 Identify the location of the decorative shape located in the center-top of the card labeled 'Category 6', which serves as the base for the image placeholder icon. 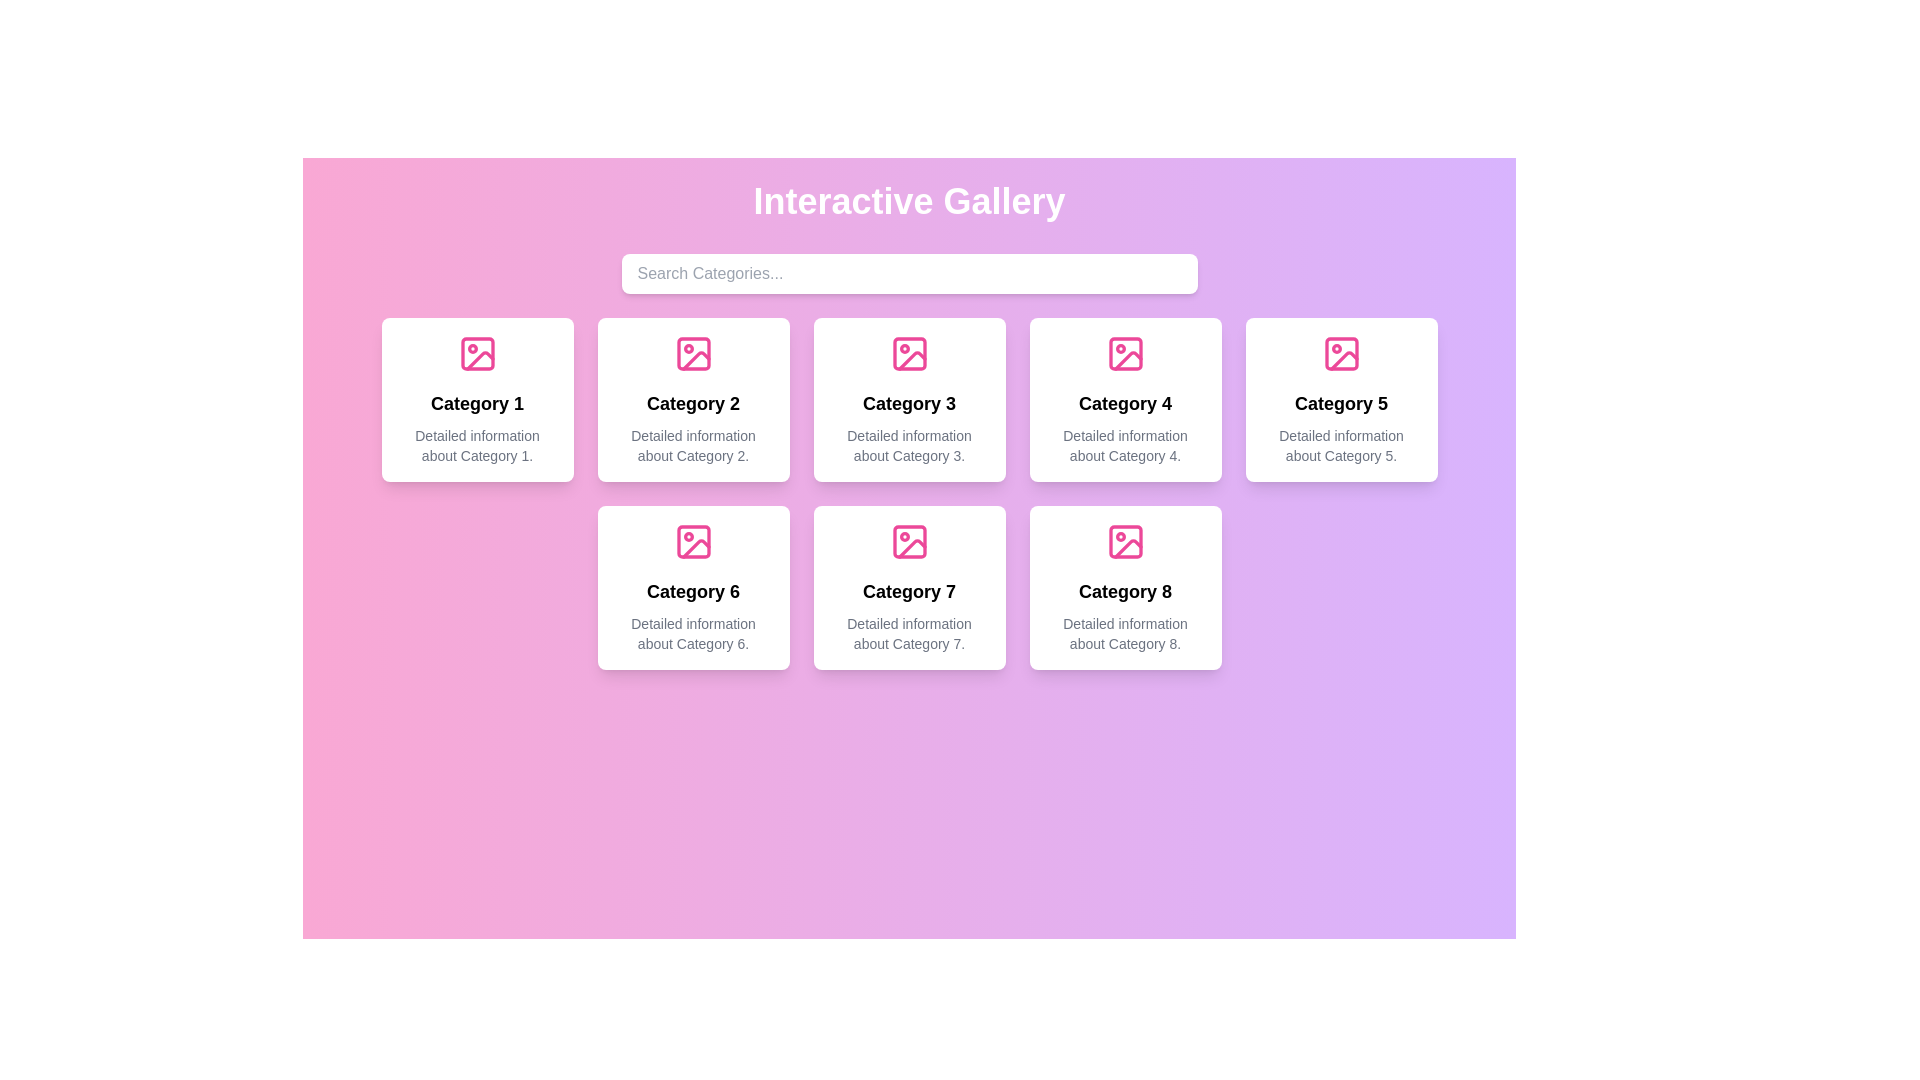
(693, 542).